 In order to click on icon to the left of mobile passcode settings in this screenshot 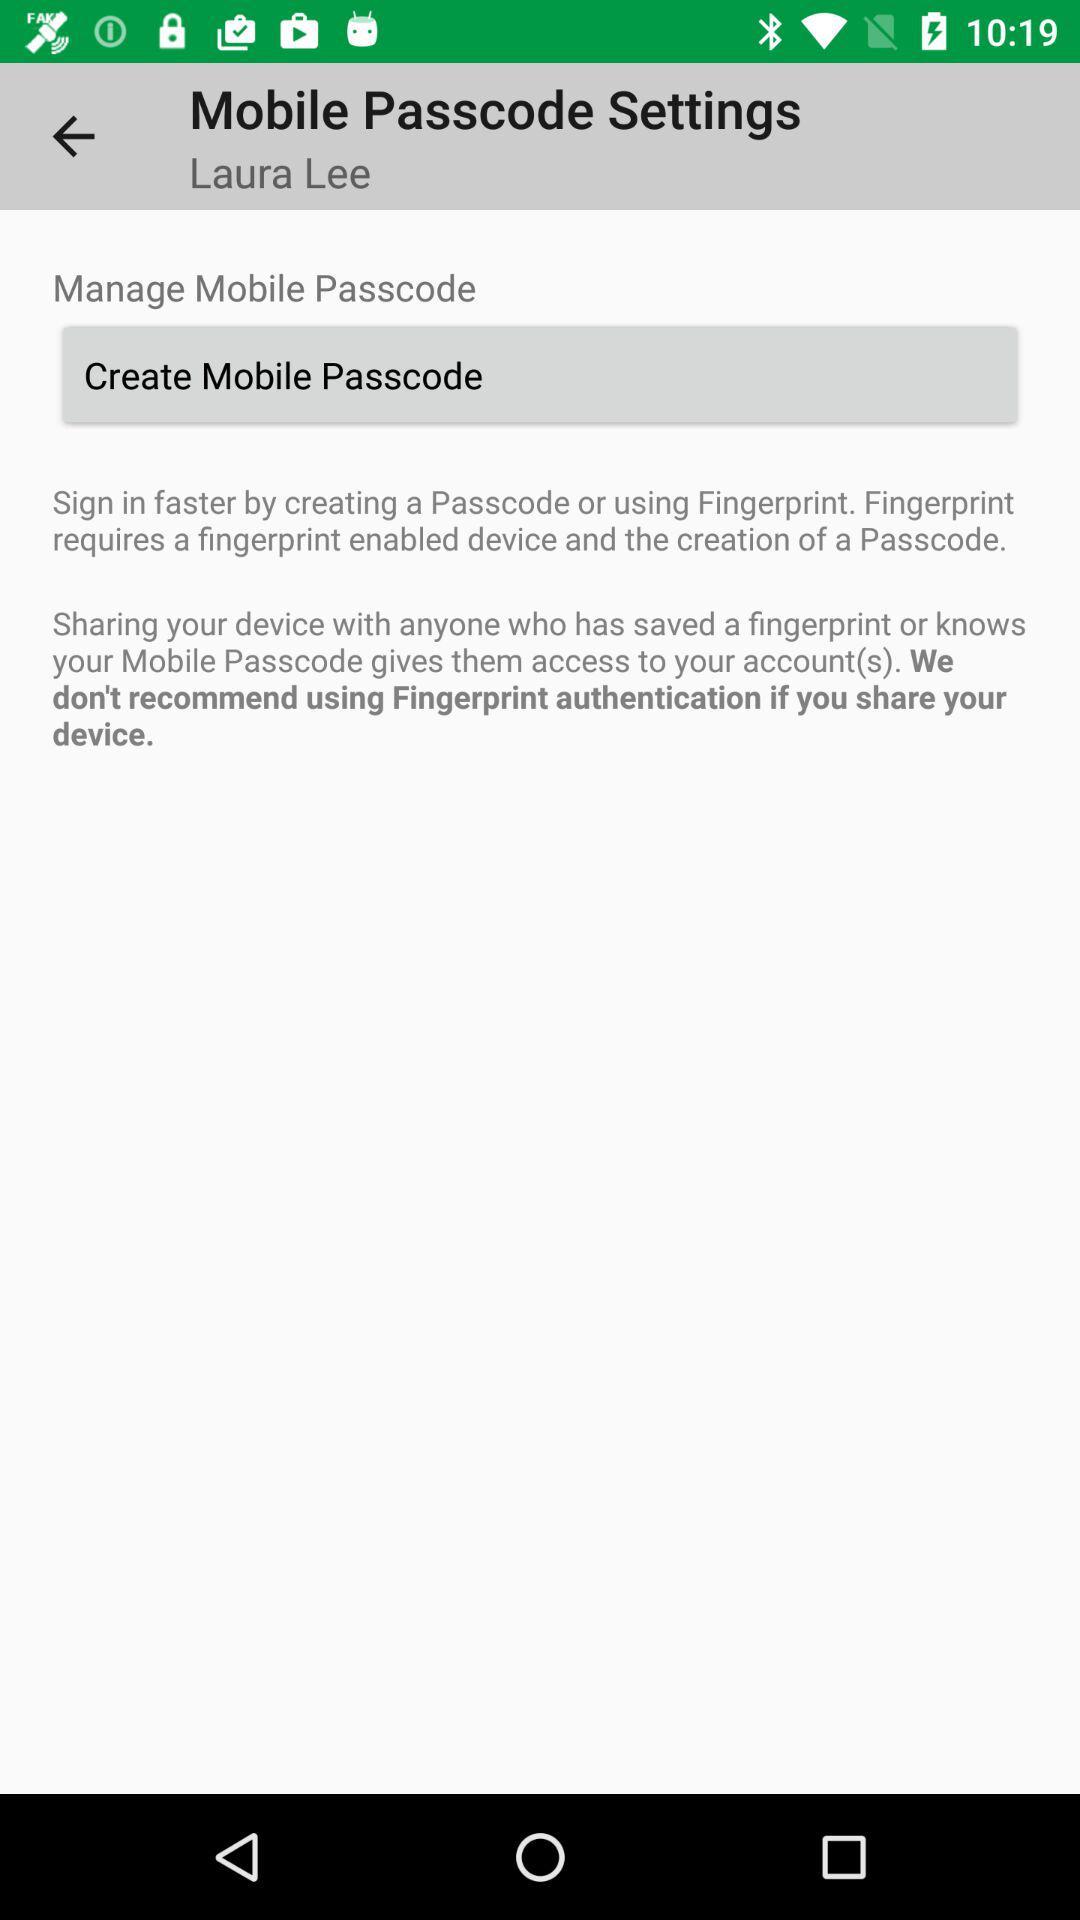, I will do `click(72, 135)`.